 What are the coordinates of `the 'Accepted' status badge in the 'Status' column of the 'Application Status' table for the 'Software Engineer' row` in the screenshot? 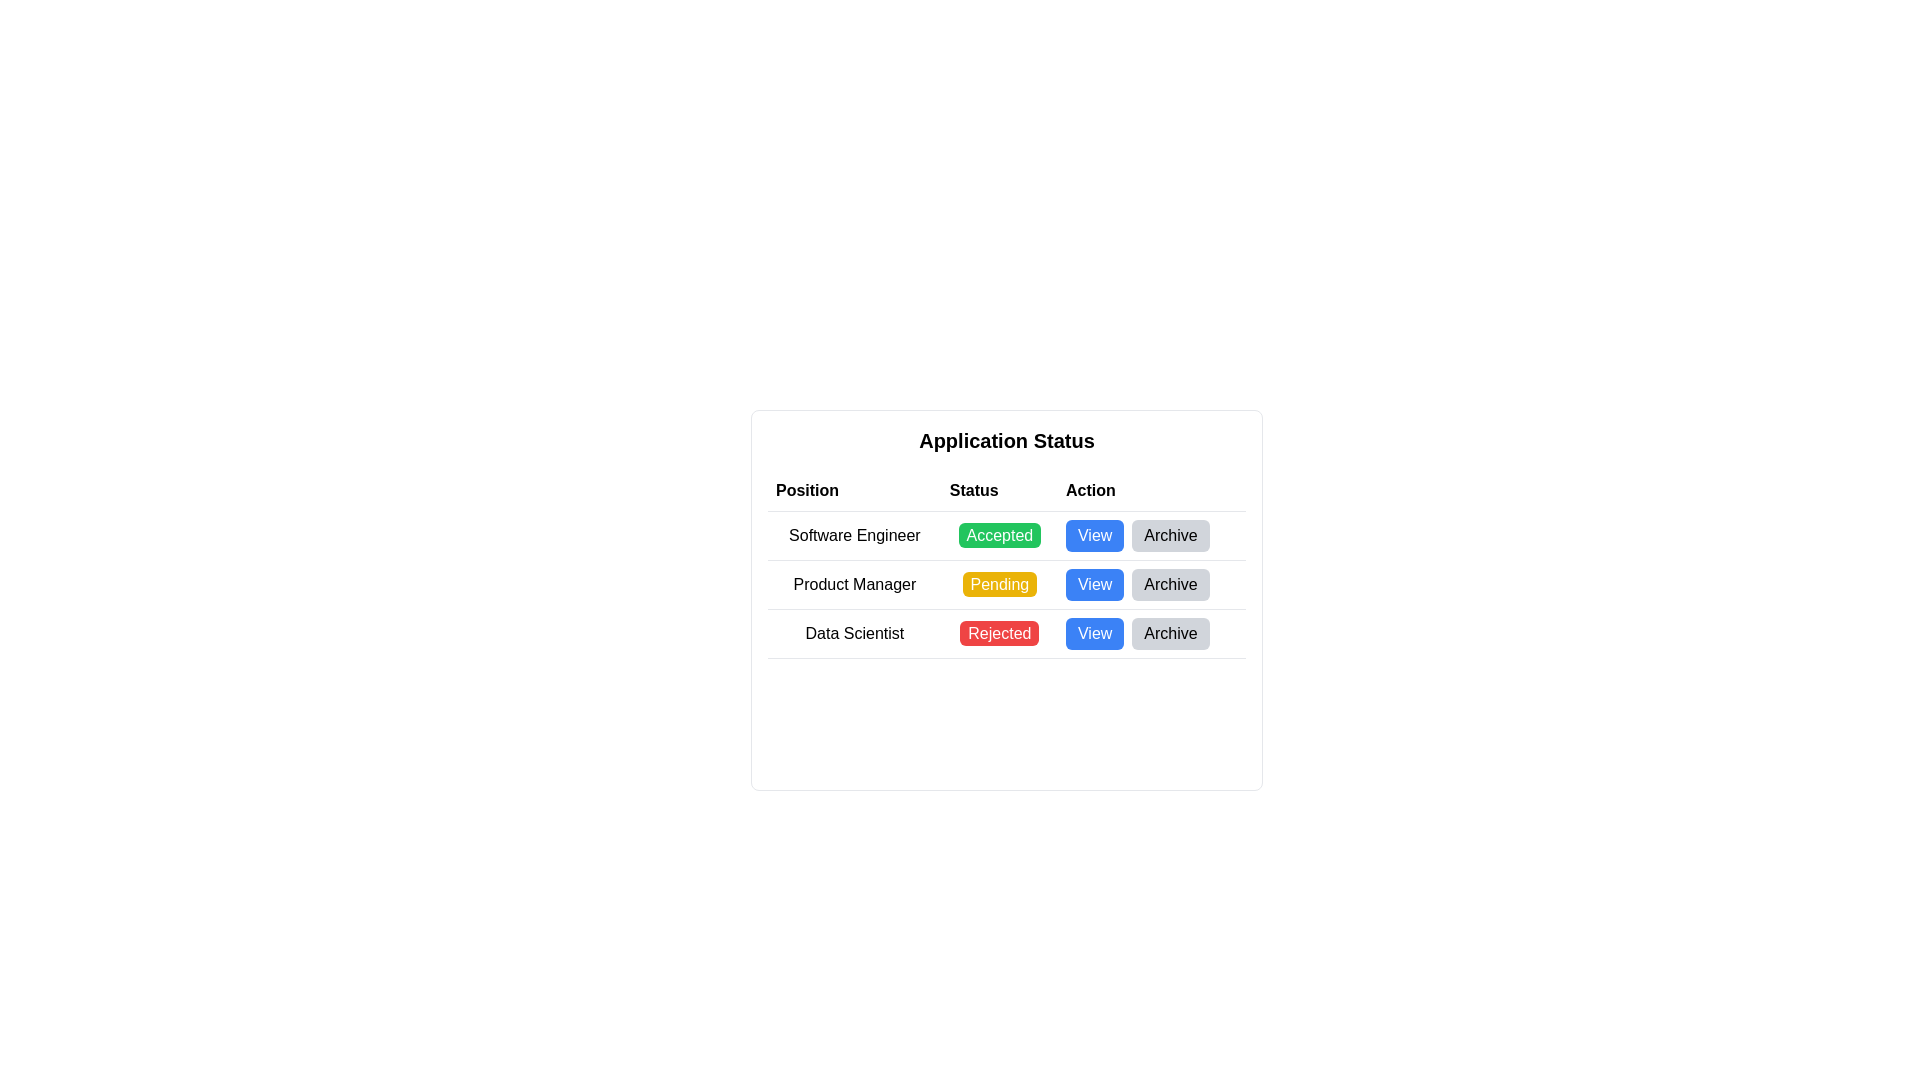 It's located at (999, 534).